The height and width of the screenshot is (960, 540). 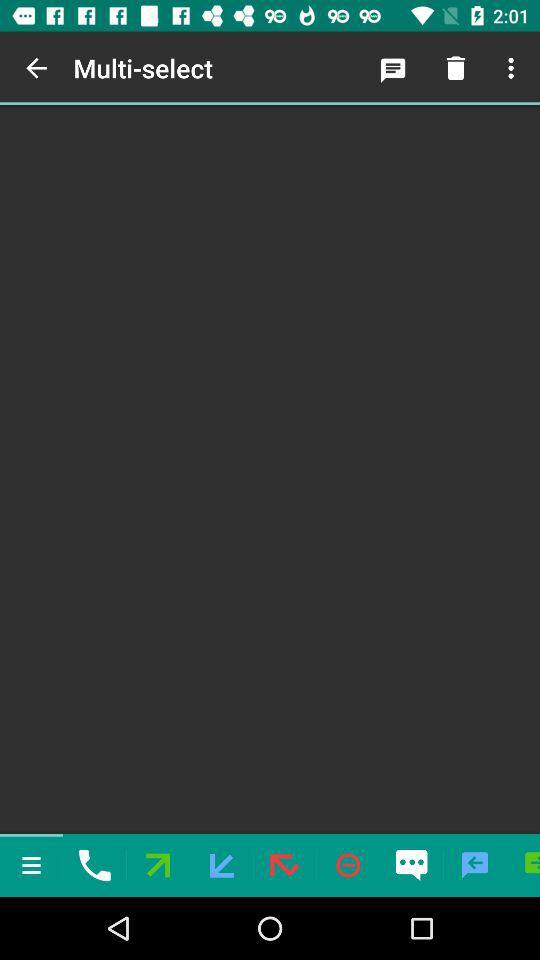 What do you see at coordinates (393, 68) in the screenshot?
I see `the icon next to the multi-select icon` at bounding box center [393, 68].